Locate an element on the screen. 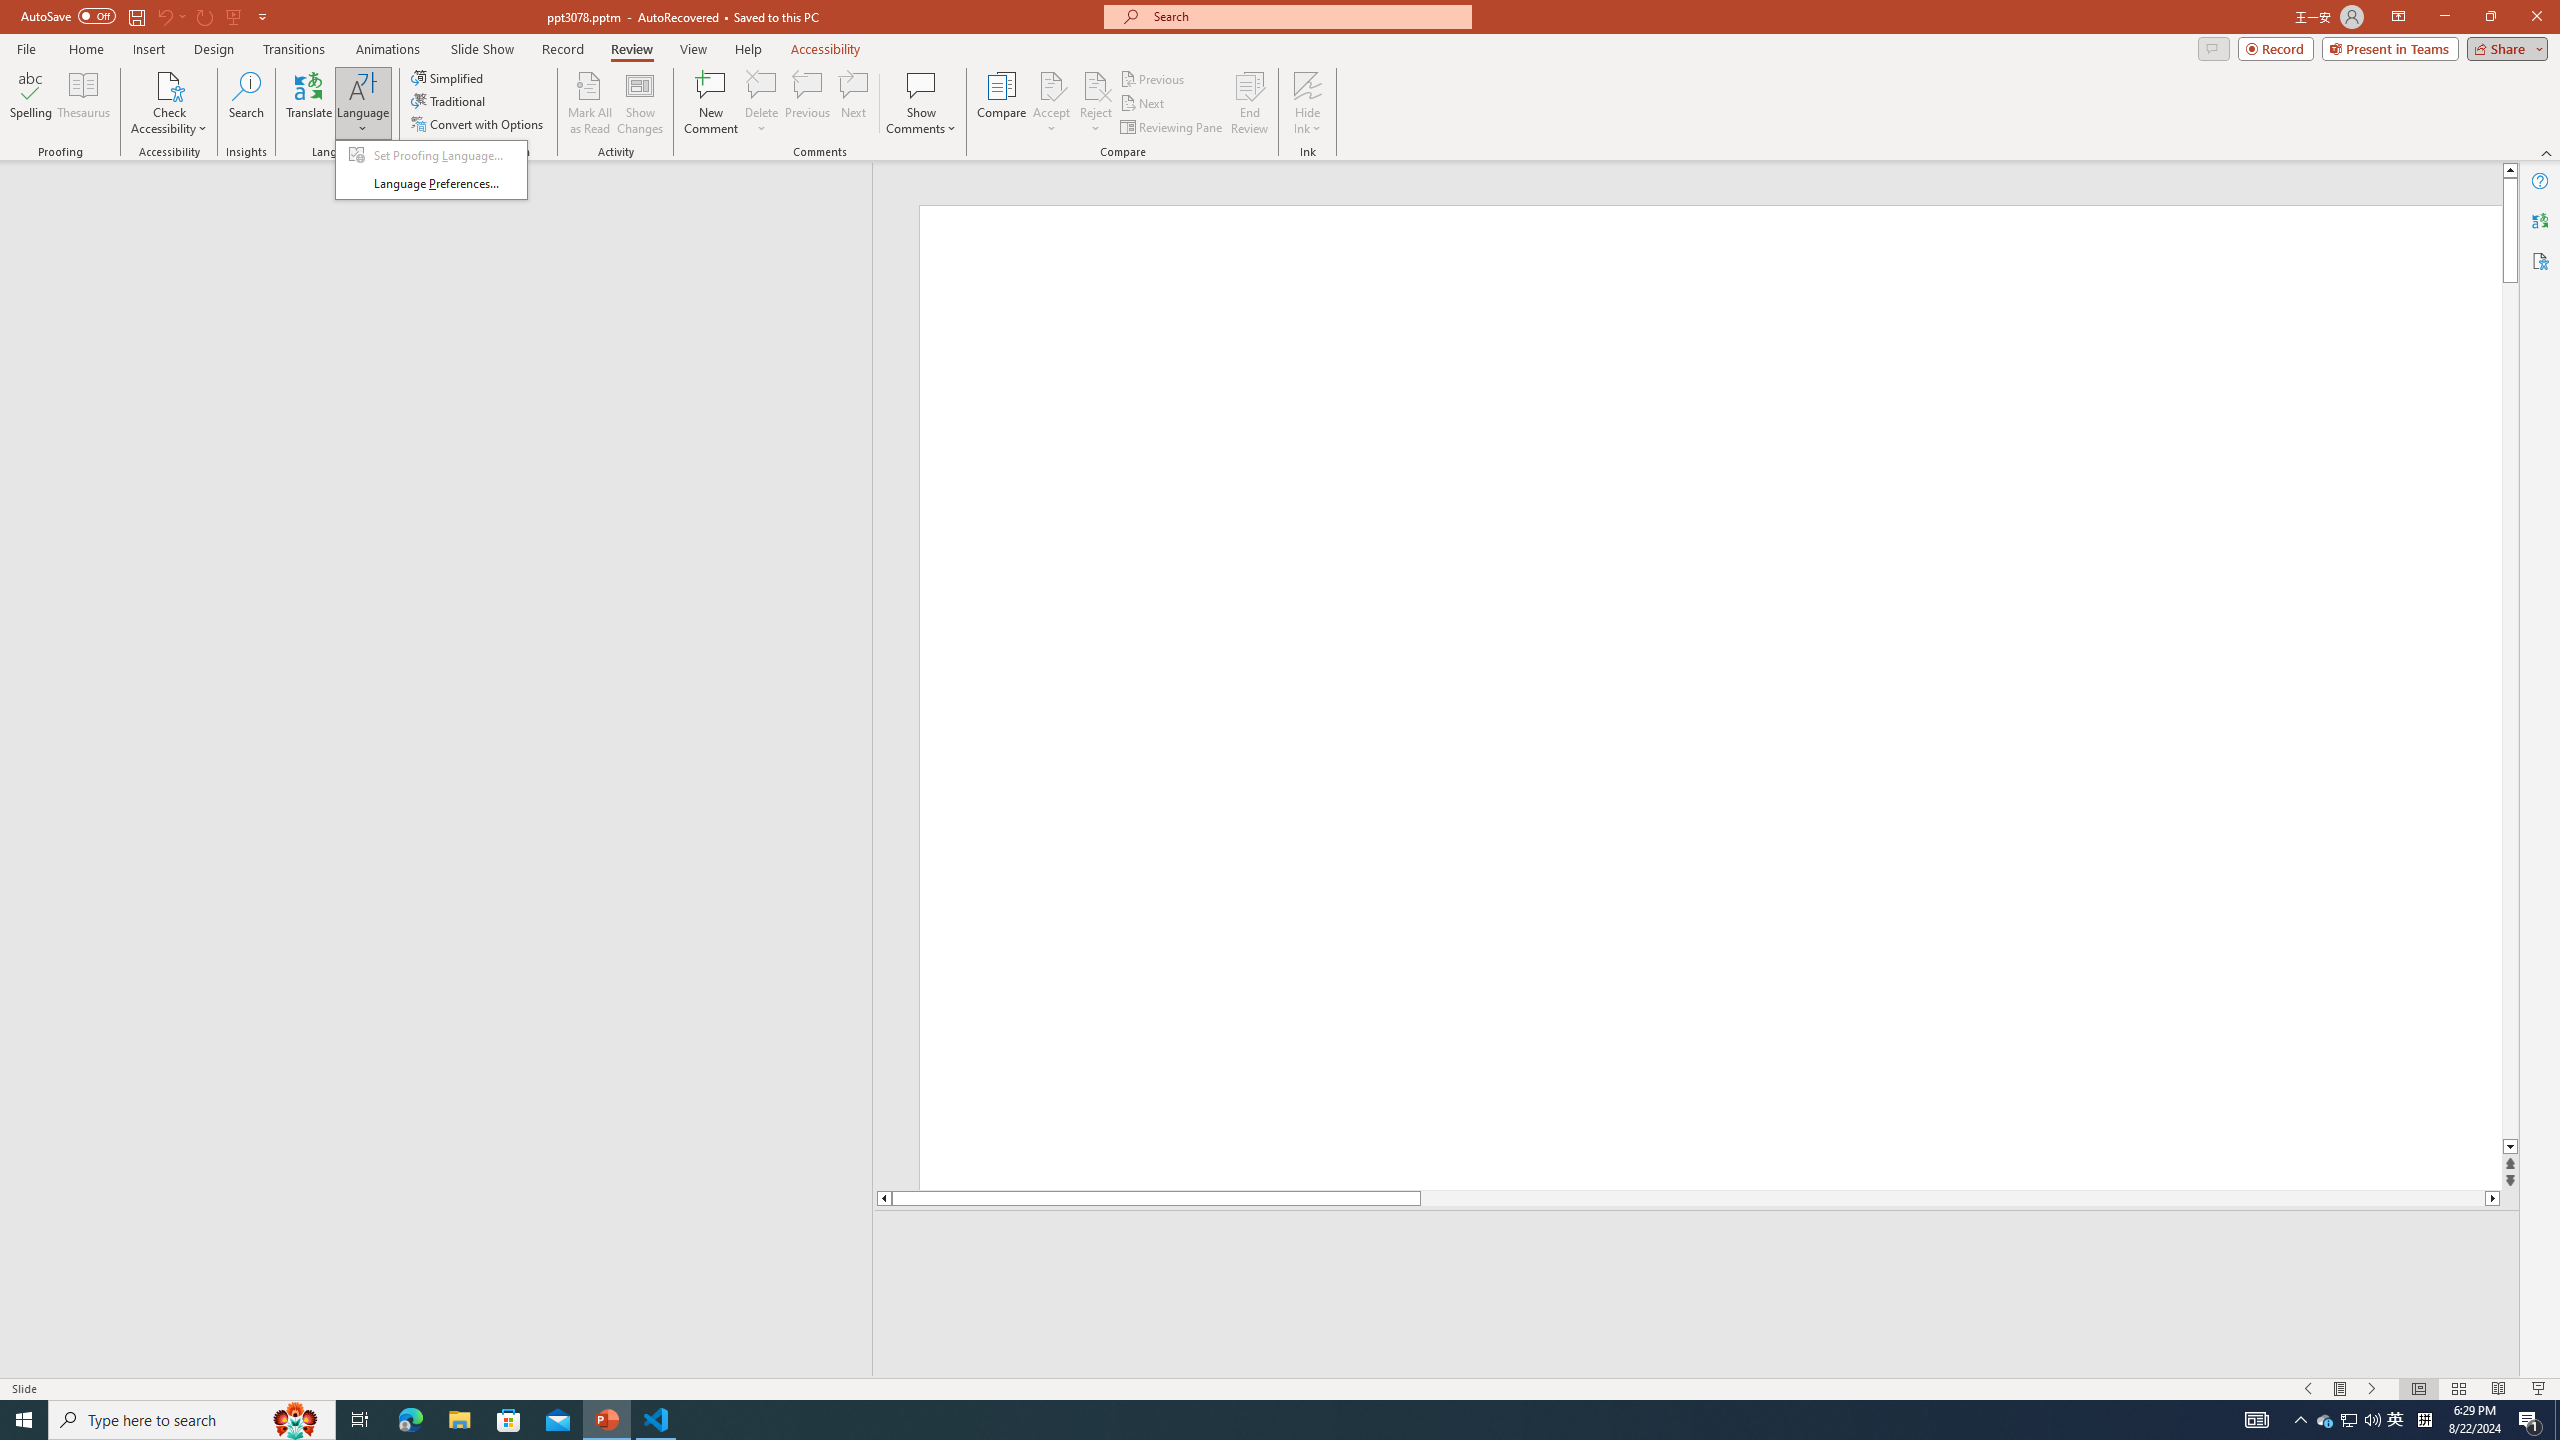 The width and height of the screenshot is (2560, 1440). 'Spelling...' is located at coordinates (29, 103).